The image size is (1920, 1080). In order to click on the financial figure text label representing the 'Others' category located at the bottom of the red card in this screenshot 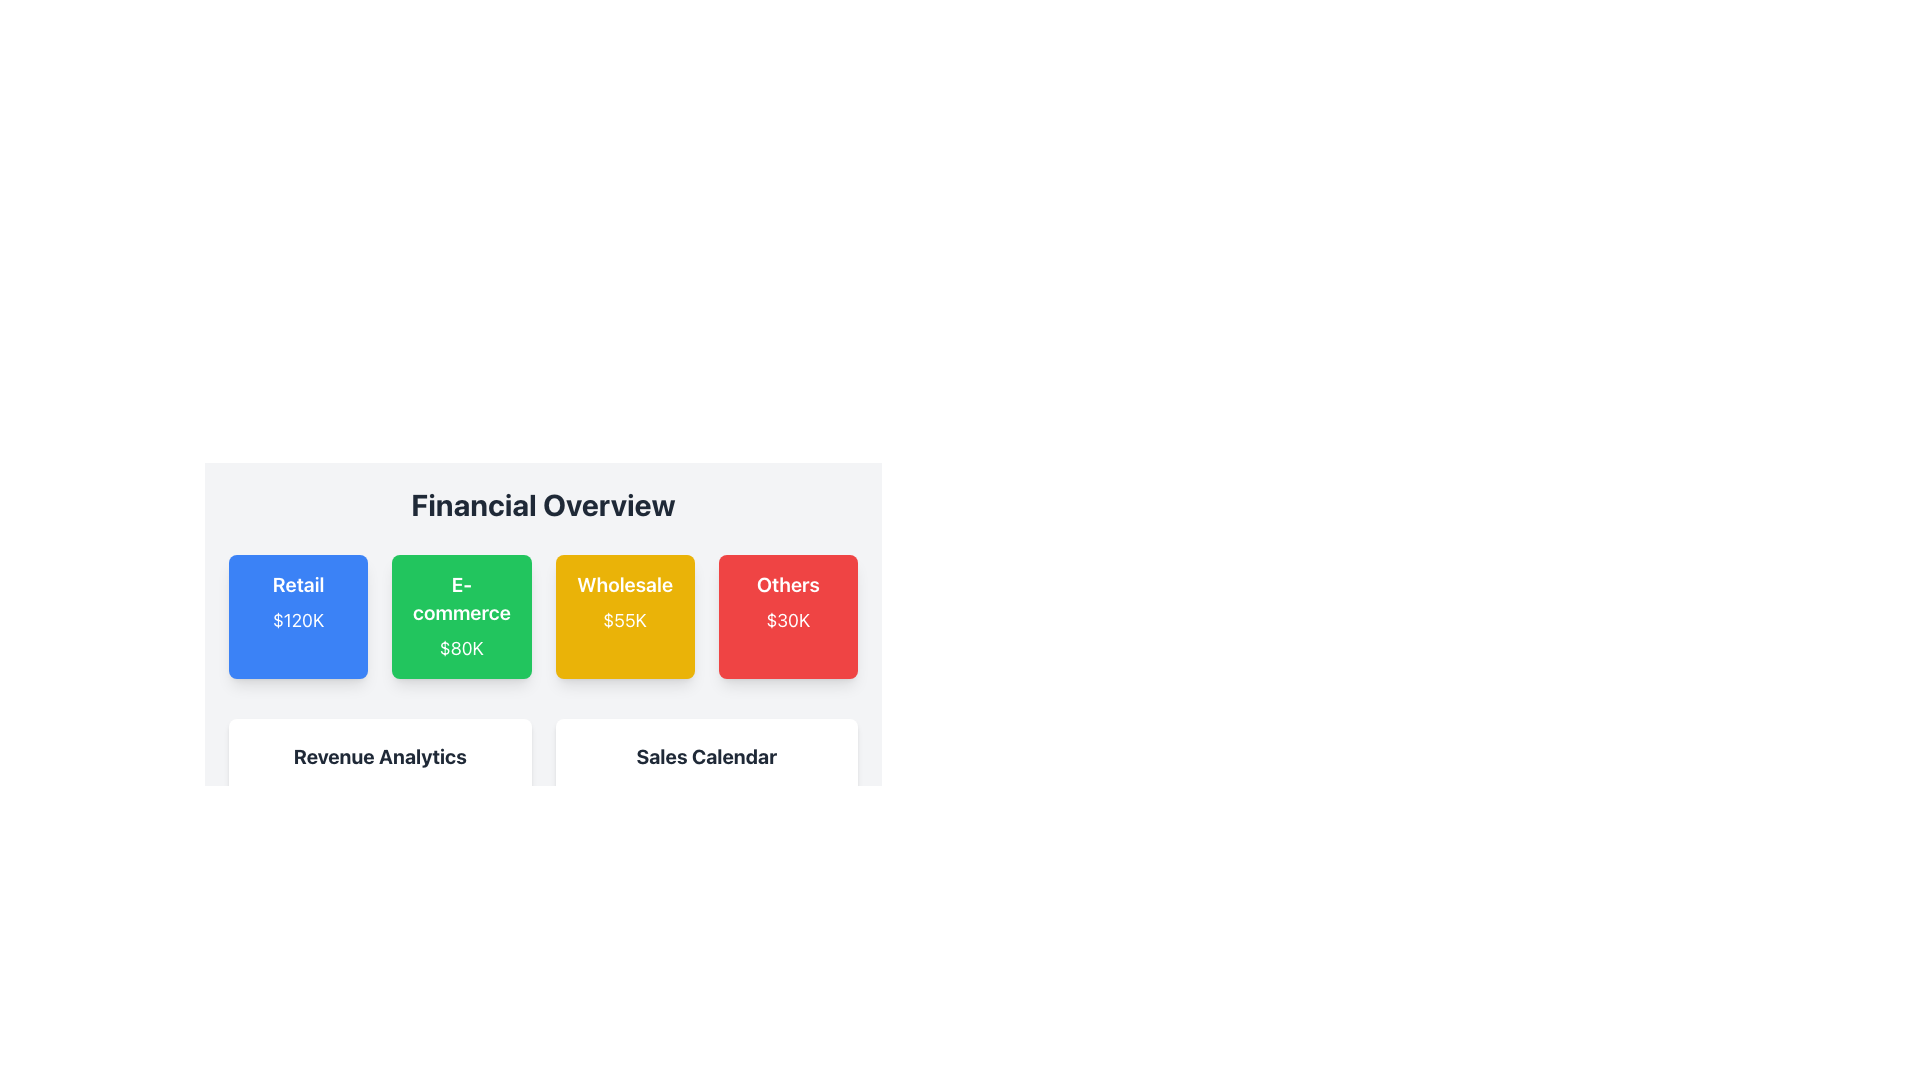, I will do `click(787, 620)`.